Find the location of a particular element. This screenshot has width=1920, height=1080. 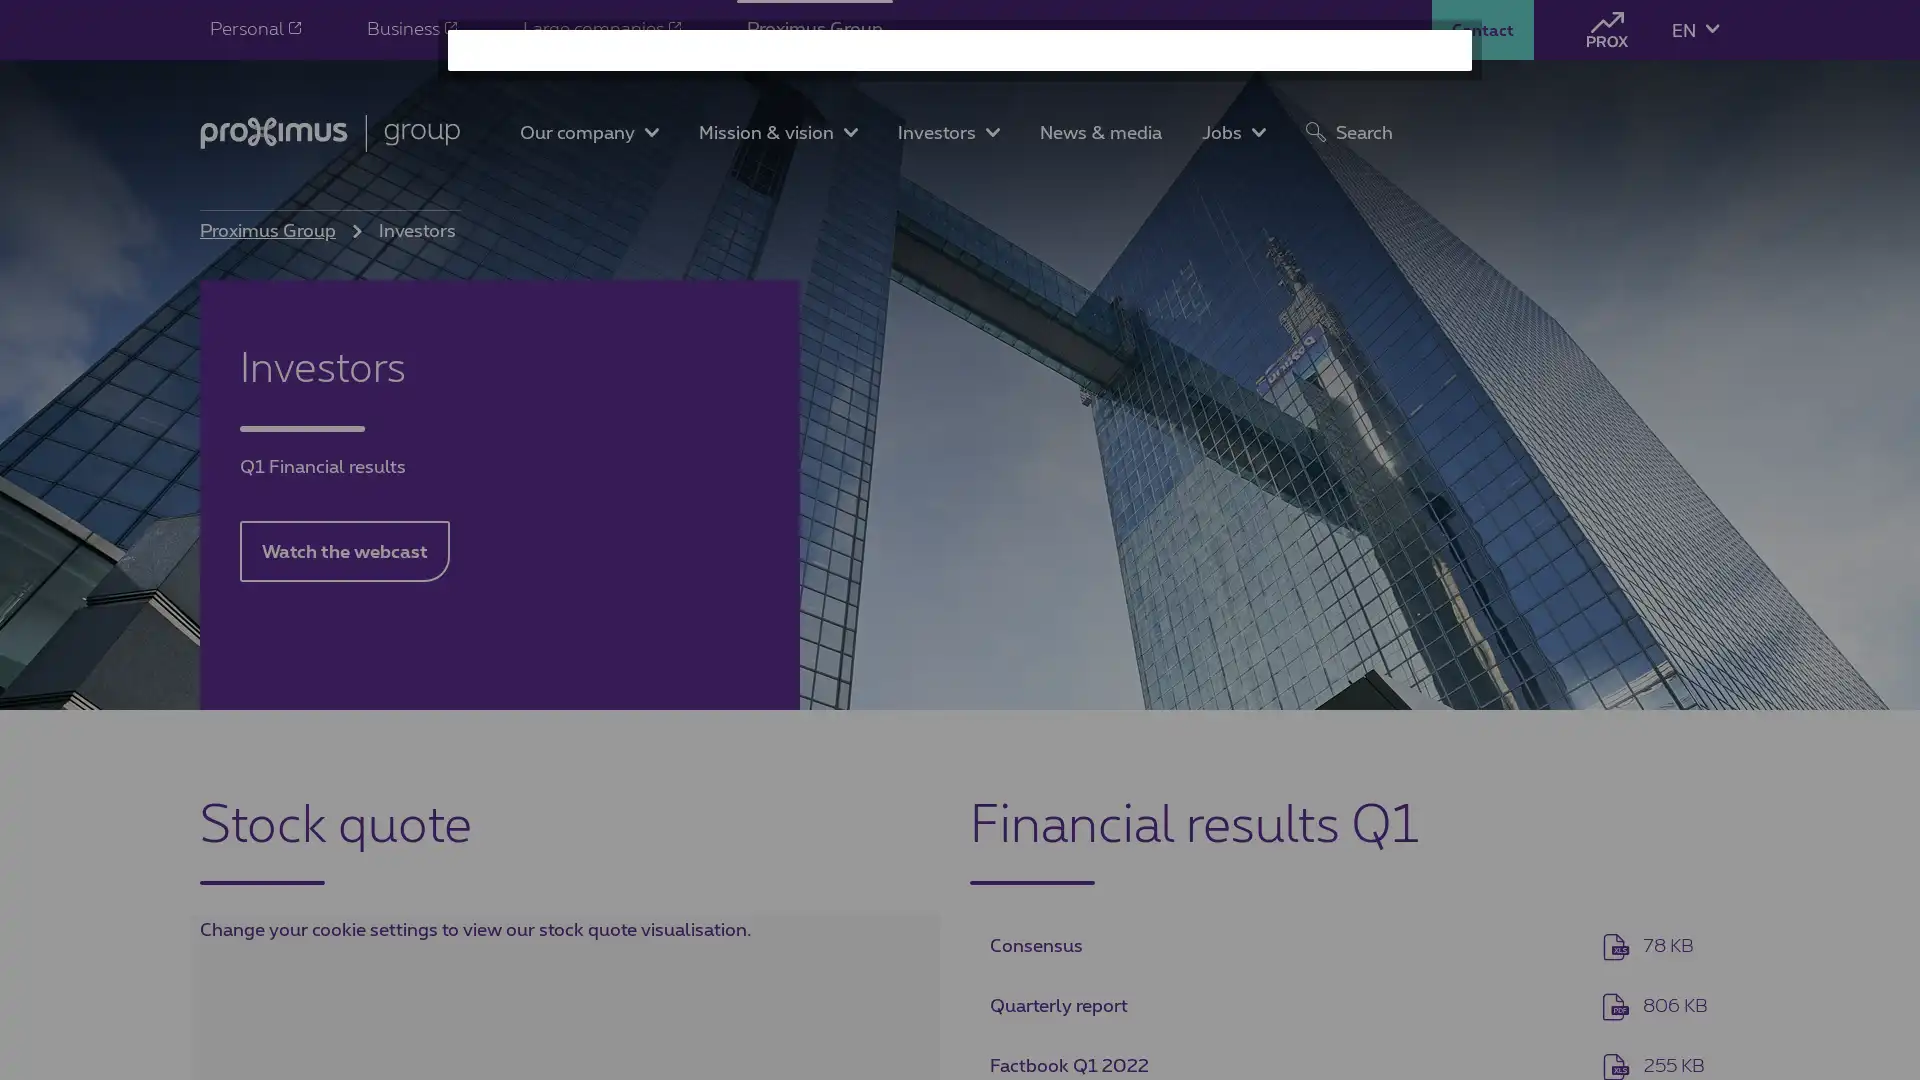

Search is located at coordinates (1349, 132).